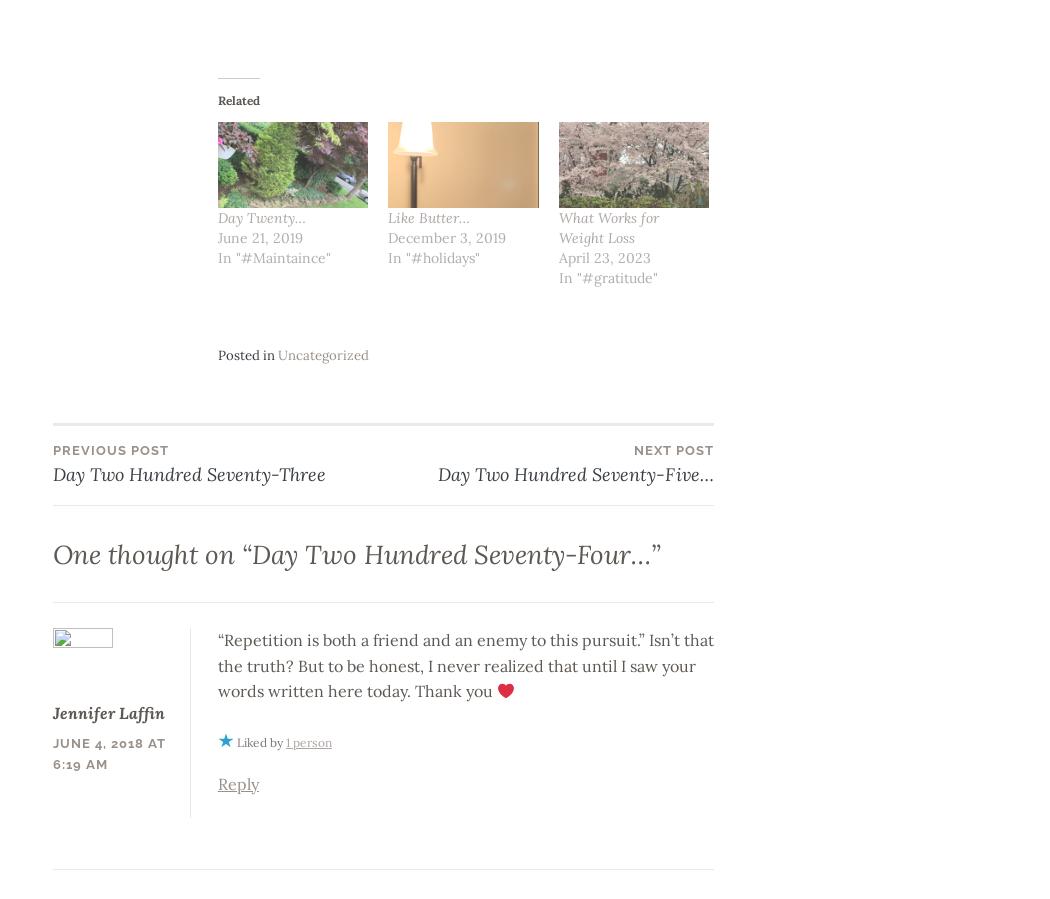 Image resolution: width=1050 pixels, height=899 pixels. What do you see at coordinates (50, 711) in the screenshot?
I see `'Jennifer Laffin'` at bounding box center [50, 711].